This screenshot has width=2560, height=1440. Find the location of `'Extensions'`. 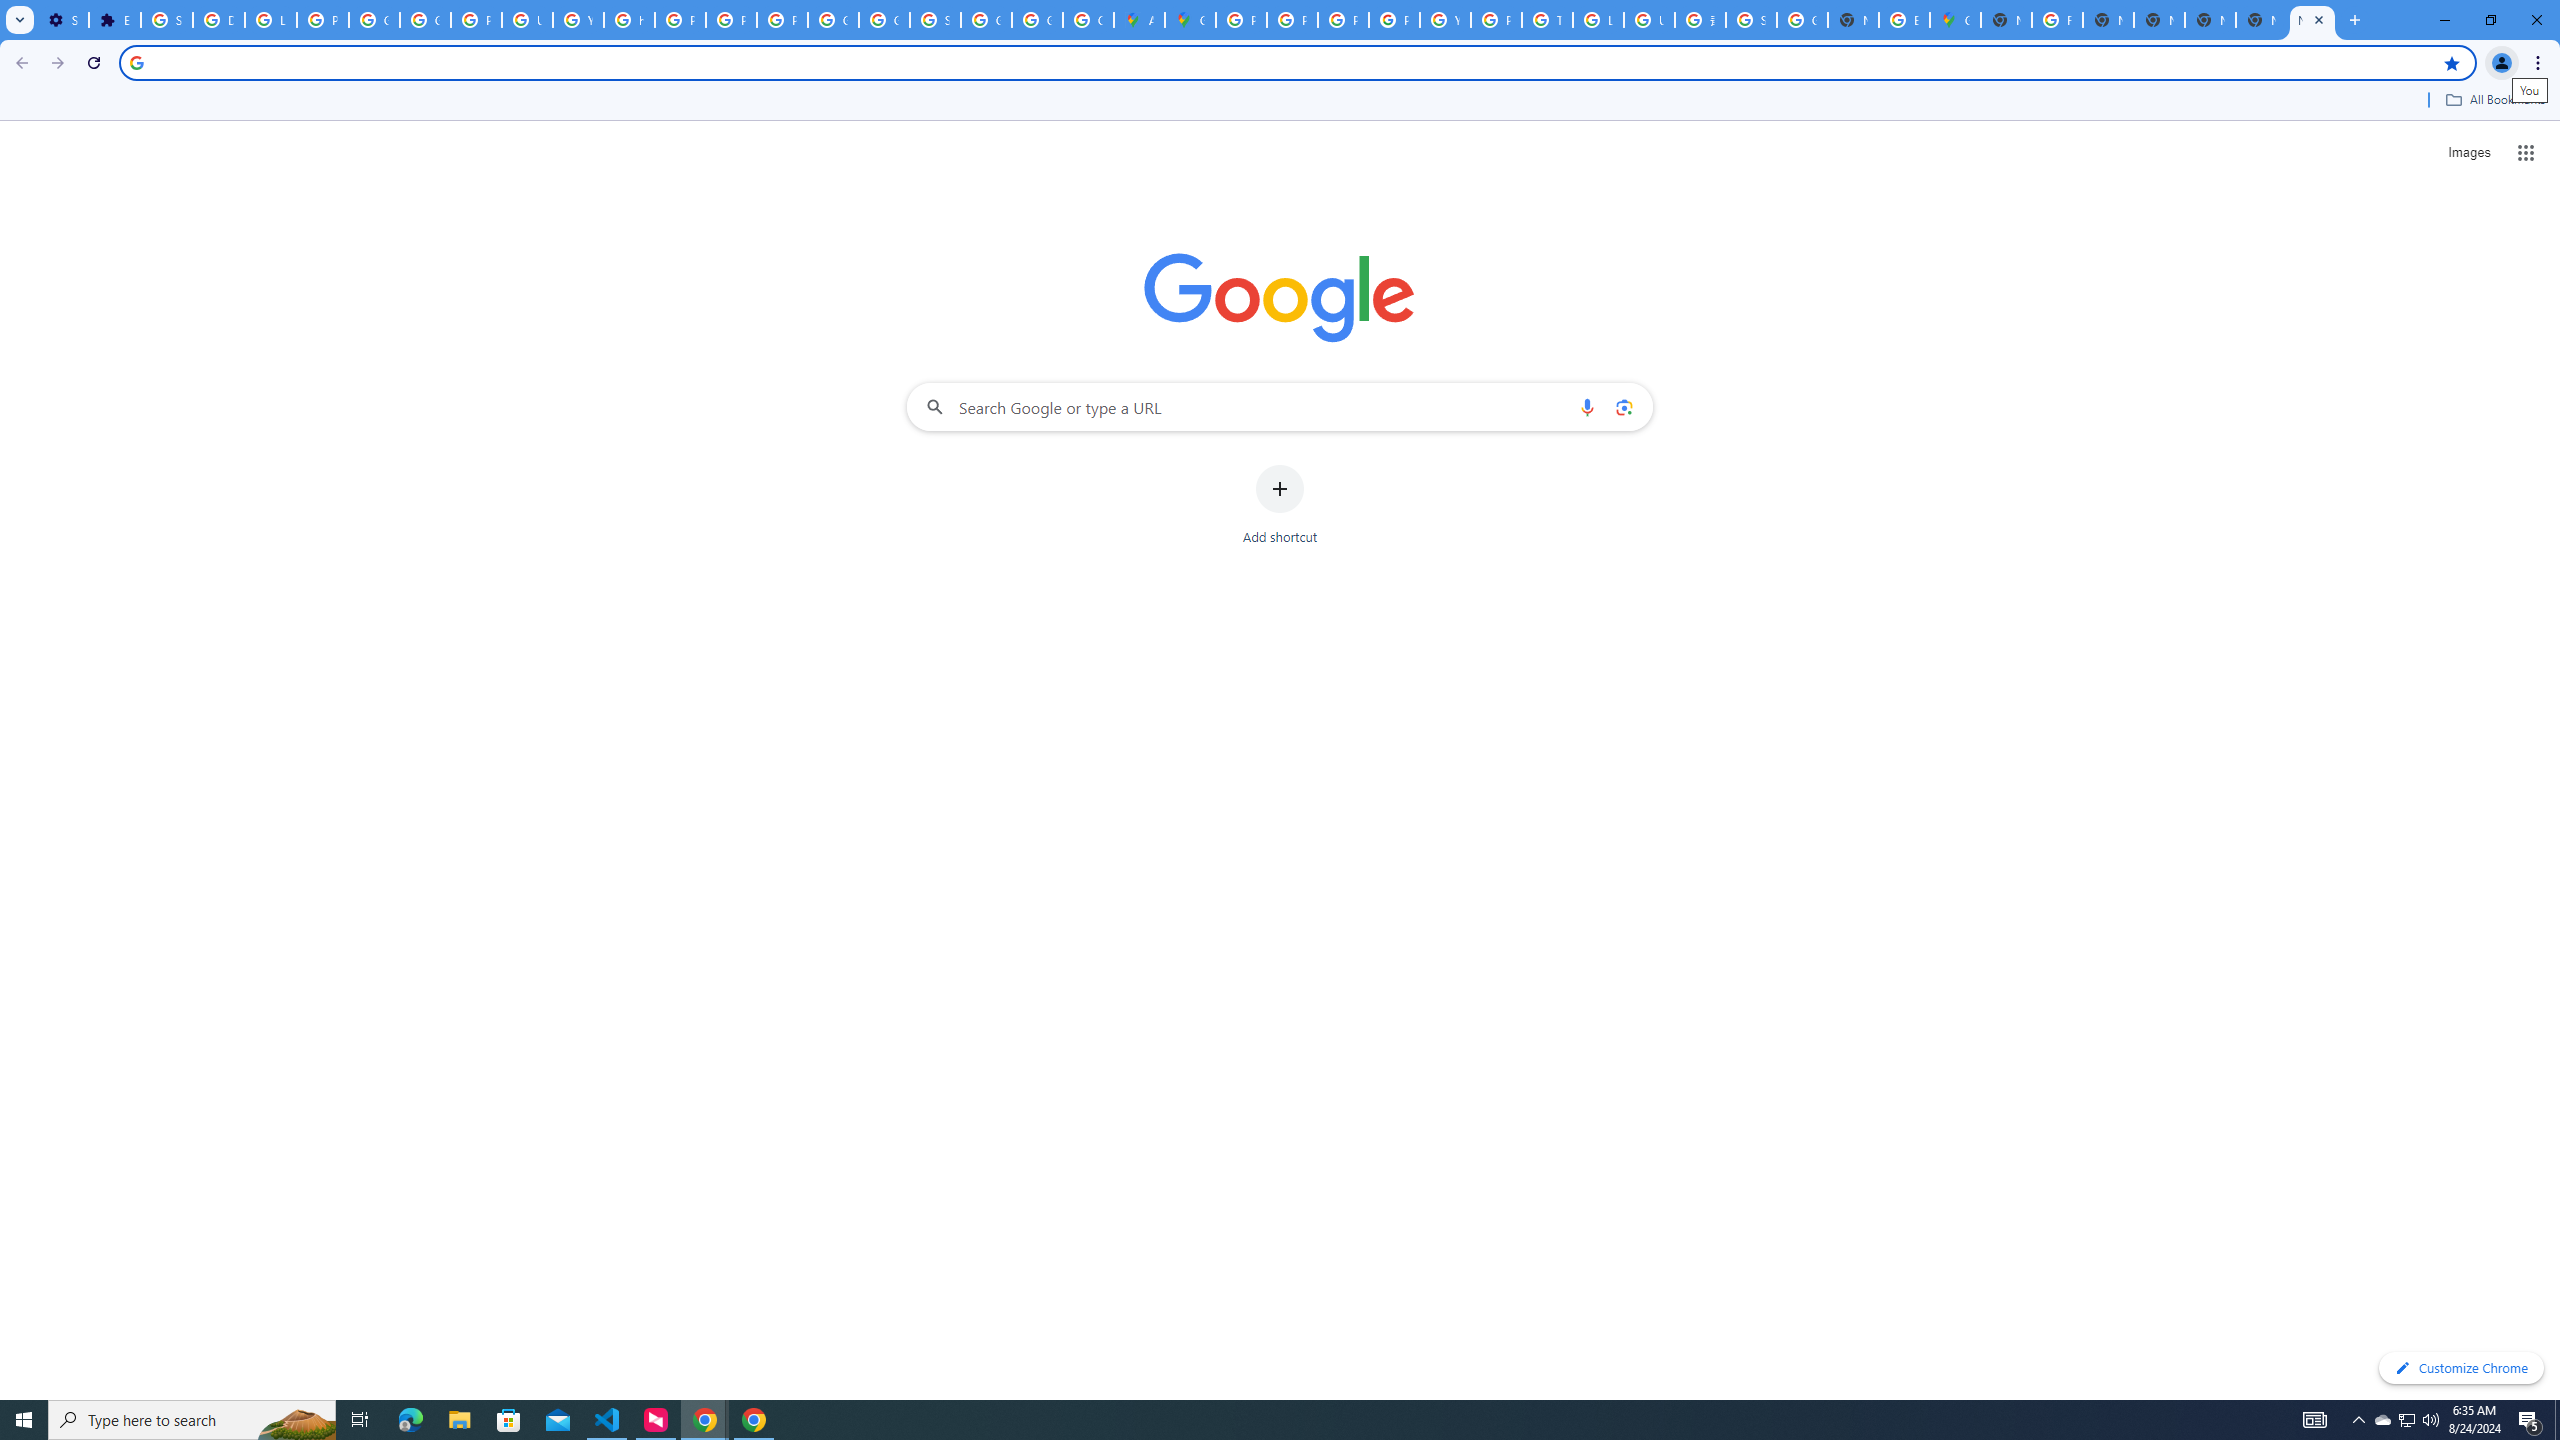

'Extensions' is located at coordinates (114, 19).